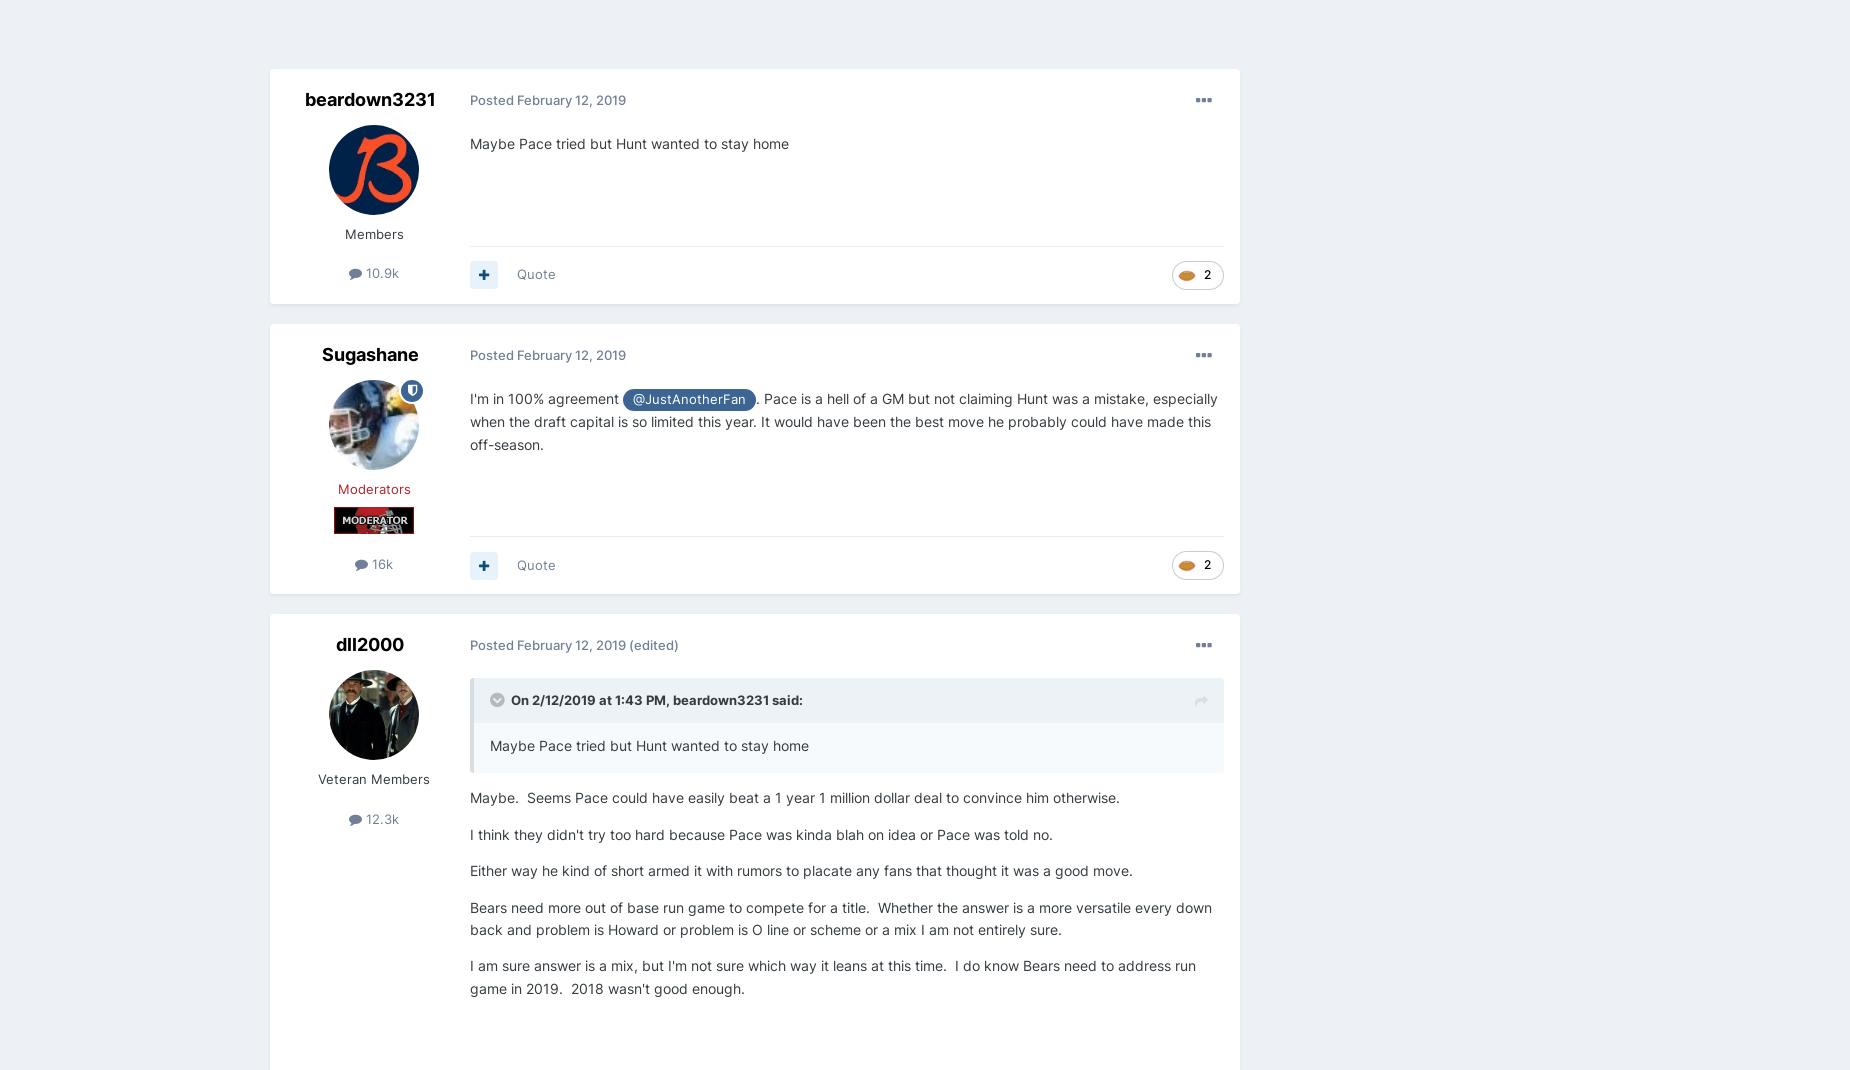 The width and height of the screenshot is (1850, 1070). Describe the element at coordinates (372, 232) in the screenshot. I see `'Members'` at that location.